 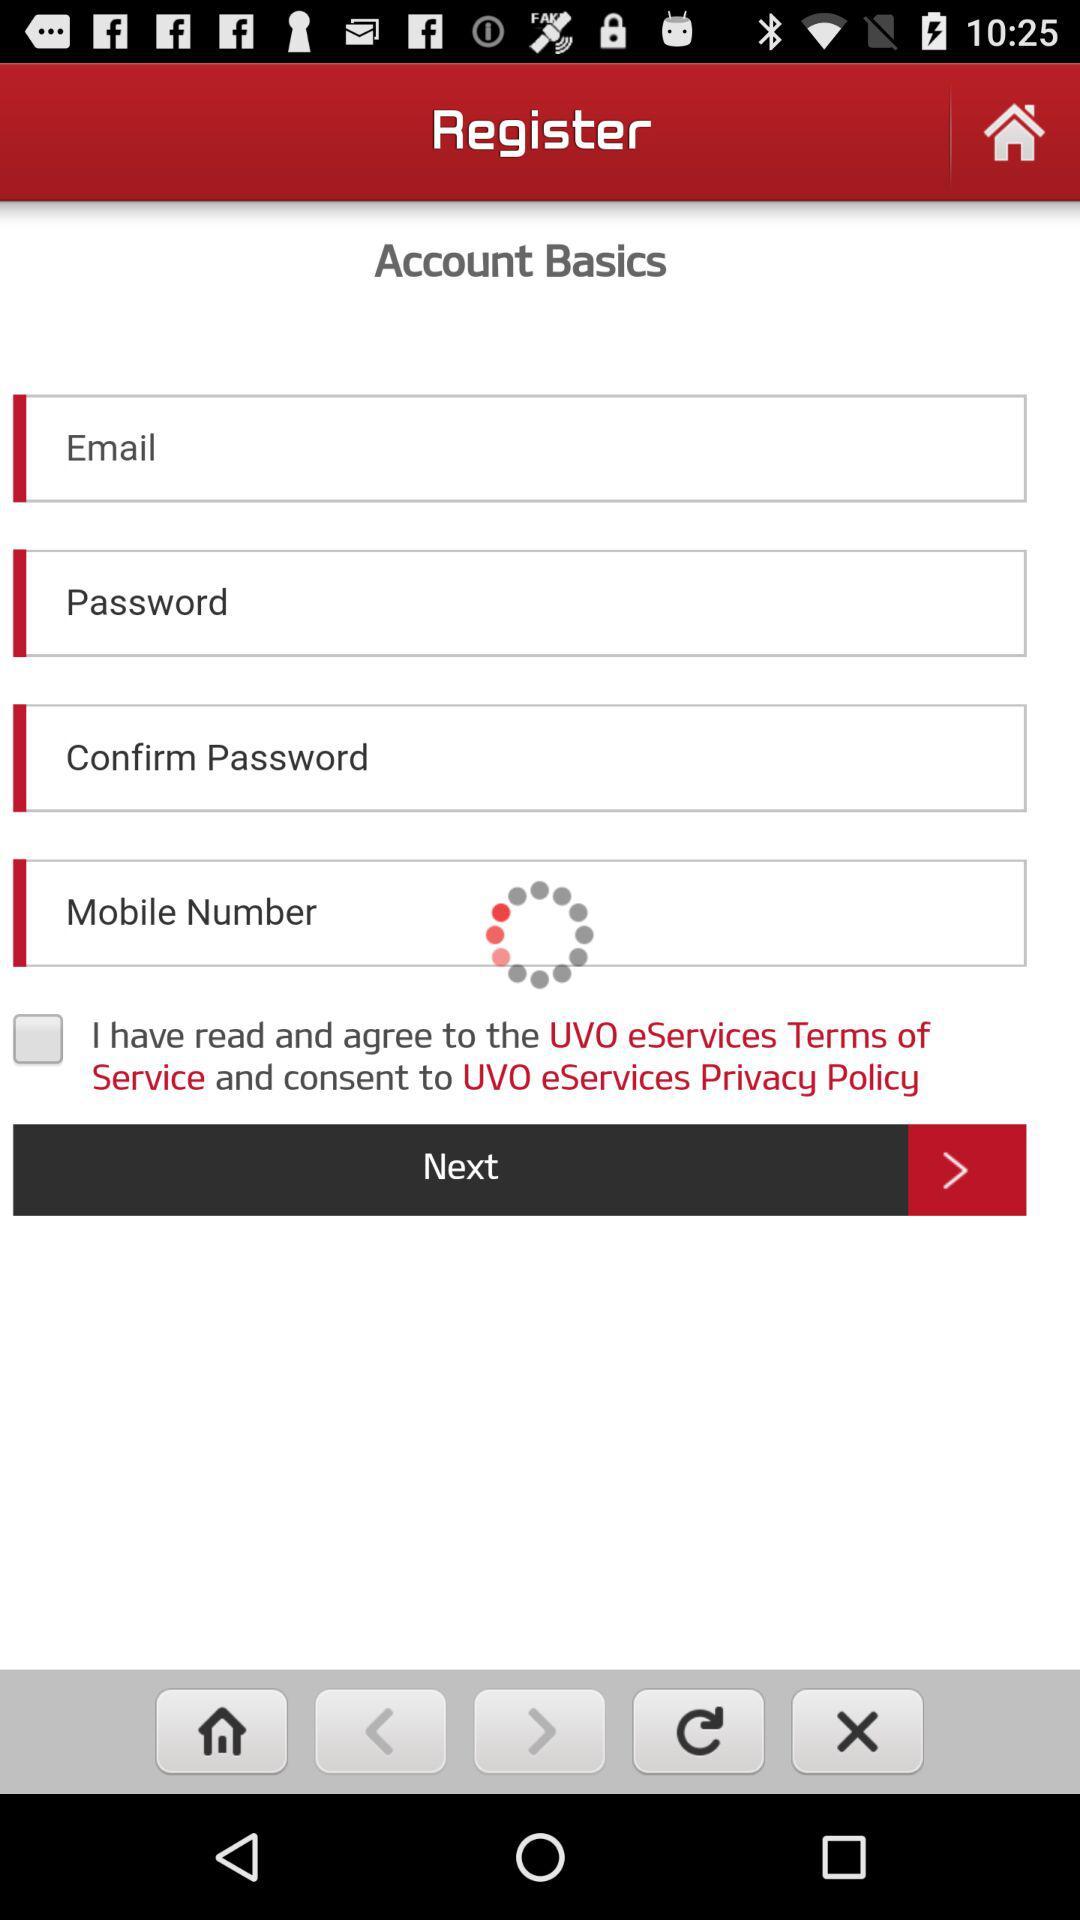 I want to click on back option, so click(x=380, y=1730).